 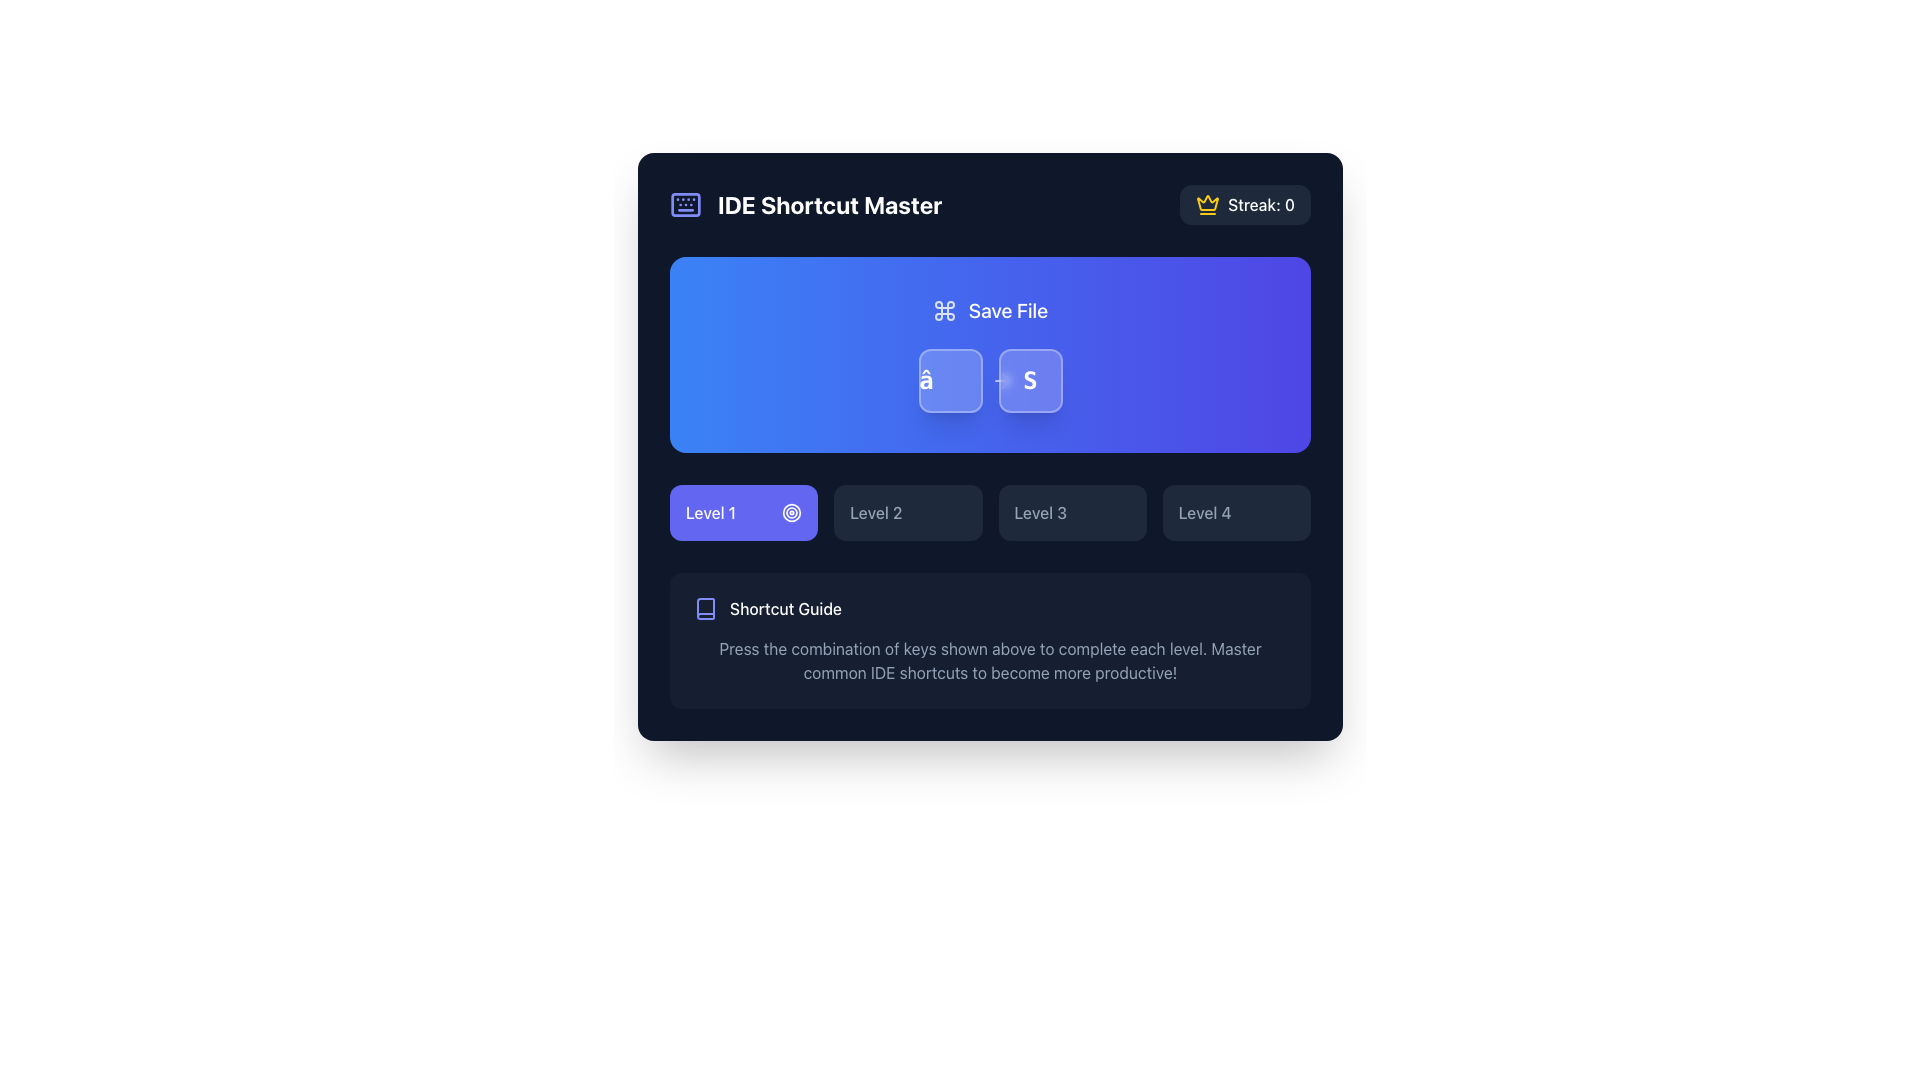 What do you see at coordinates (1244, 204) in the screenshot?
I see `the 'Streak: 0' text element, which is accompanied by a yellow crown icon` at bounding box center [1244, 204].